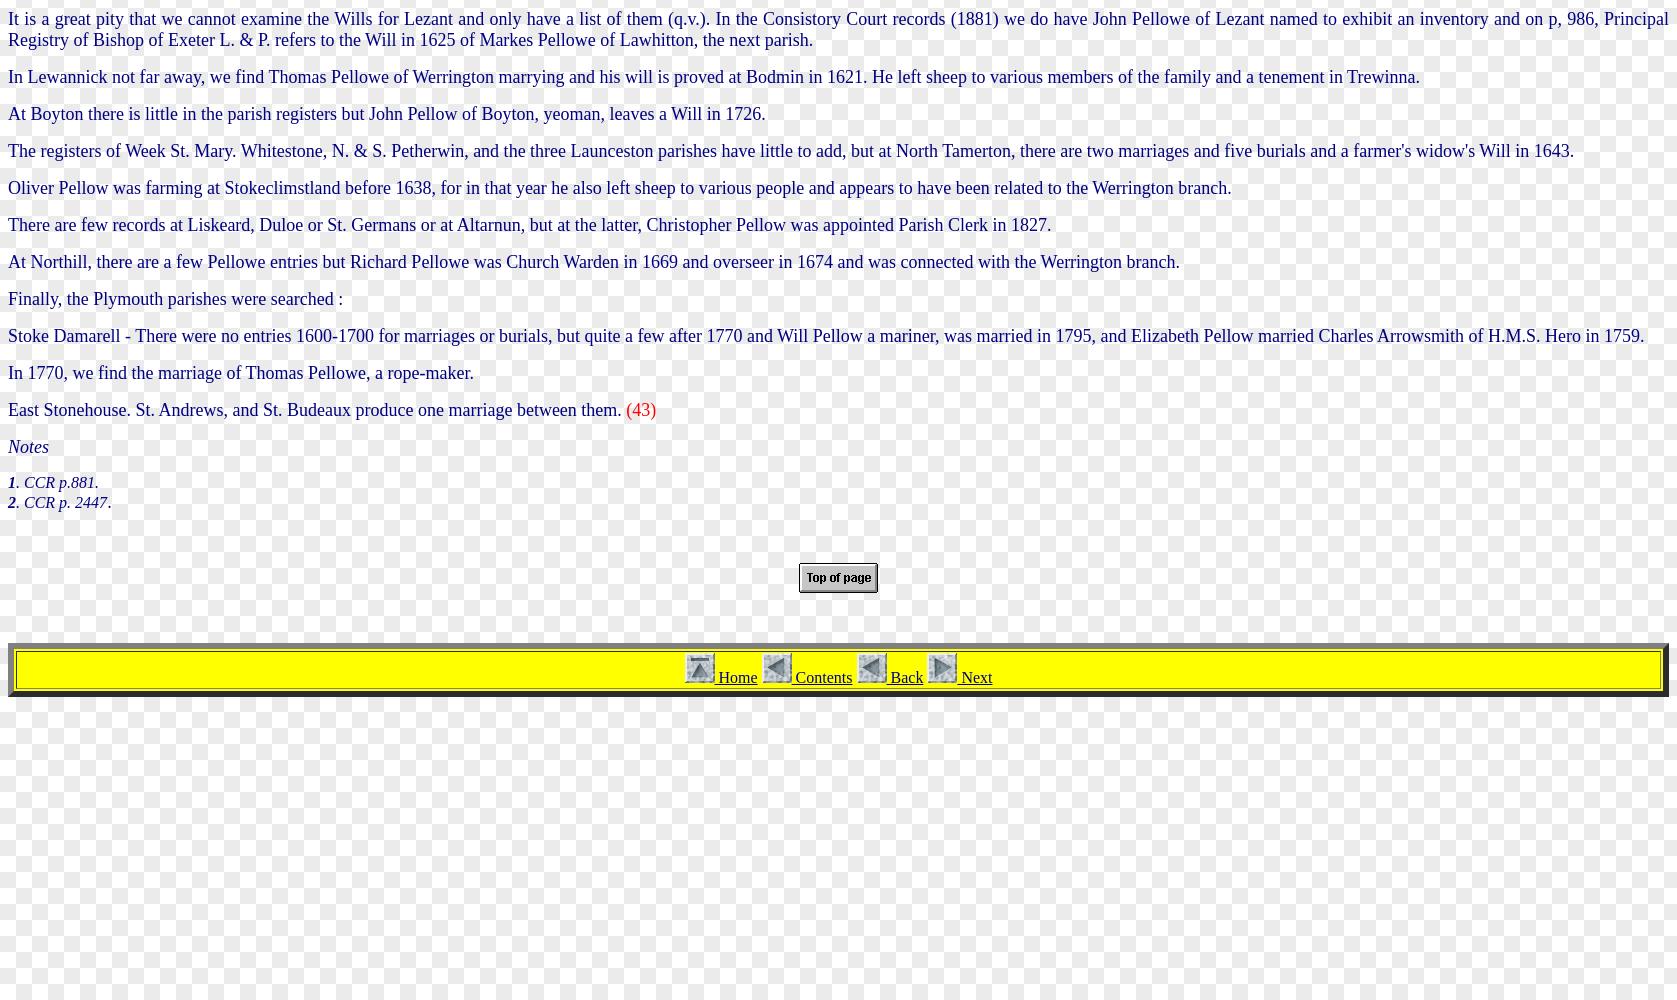  I want to click on 'Stoke
Damarell - There were no entries 1600-1700 for marriages or burials, but quite a
few after 1770 and Will Pellow a mariner, was married in 1795, and Elizabeth
Pellow married Charles Arrowsmith of H.M.S. Hero in 1759.', so click(825, 334).